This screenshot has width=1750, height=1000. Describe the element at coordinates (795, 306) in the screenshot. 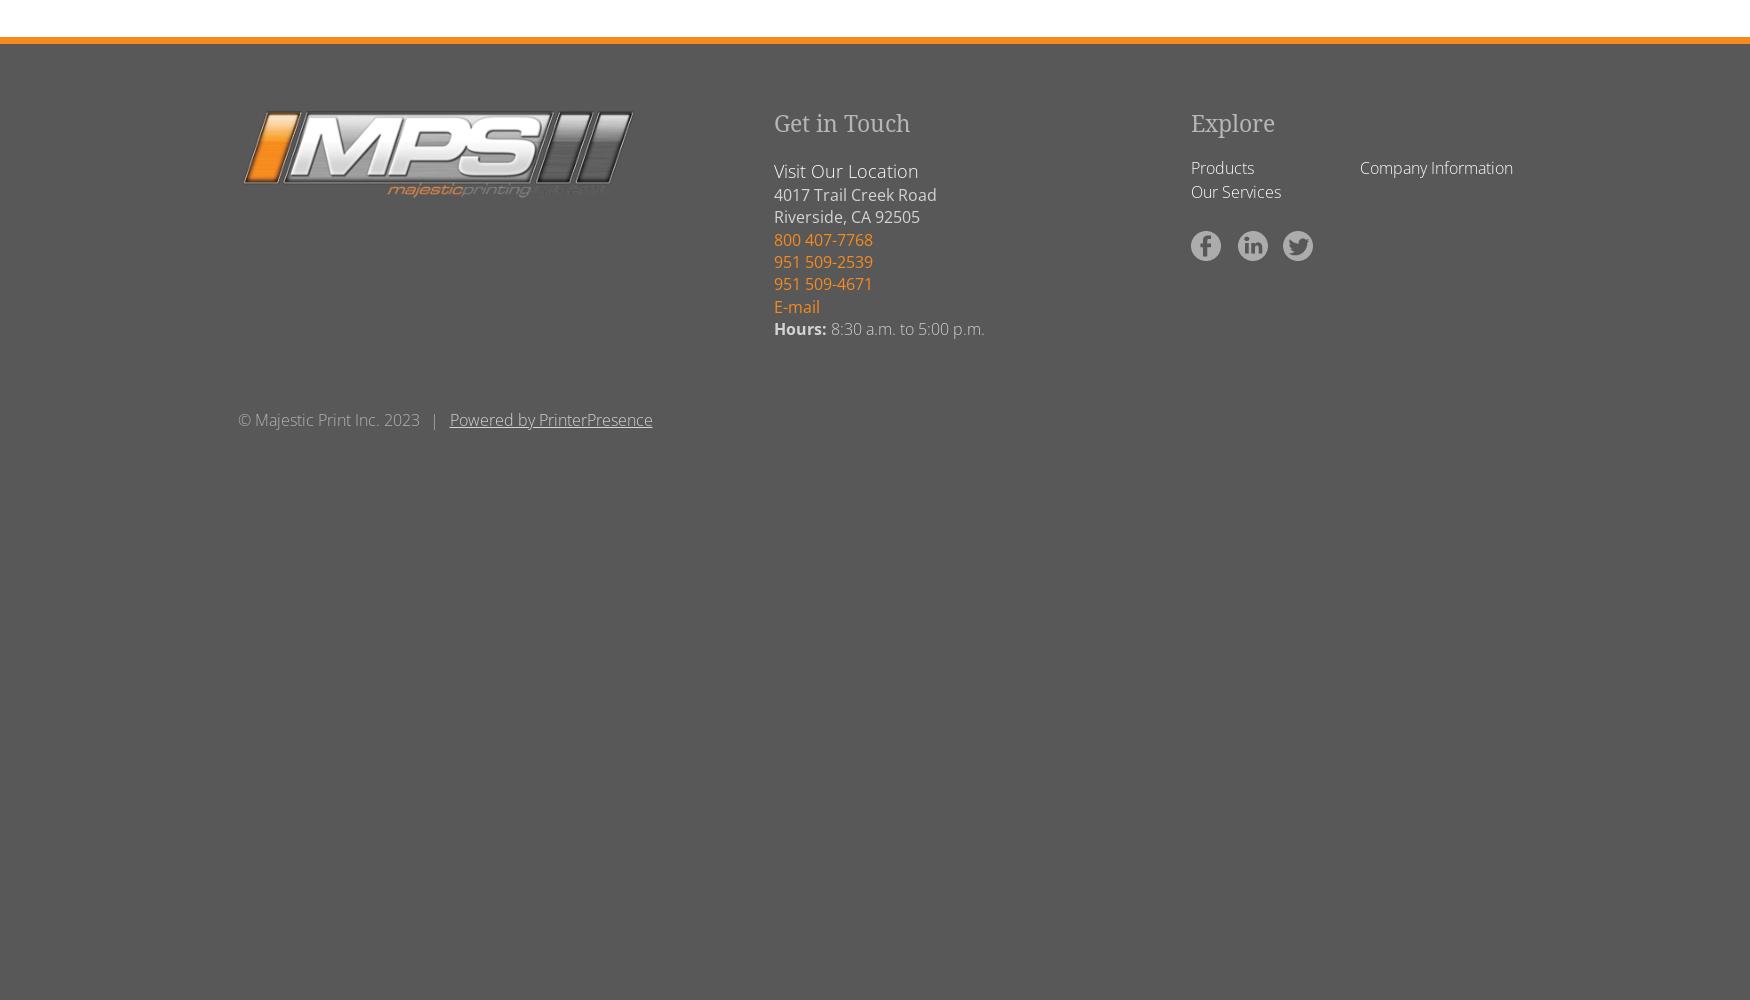

I see `'E-mail'` at that location.